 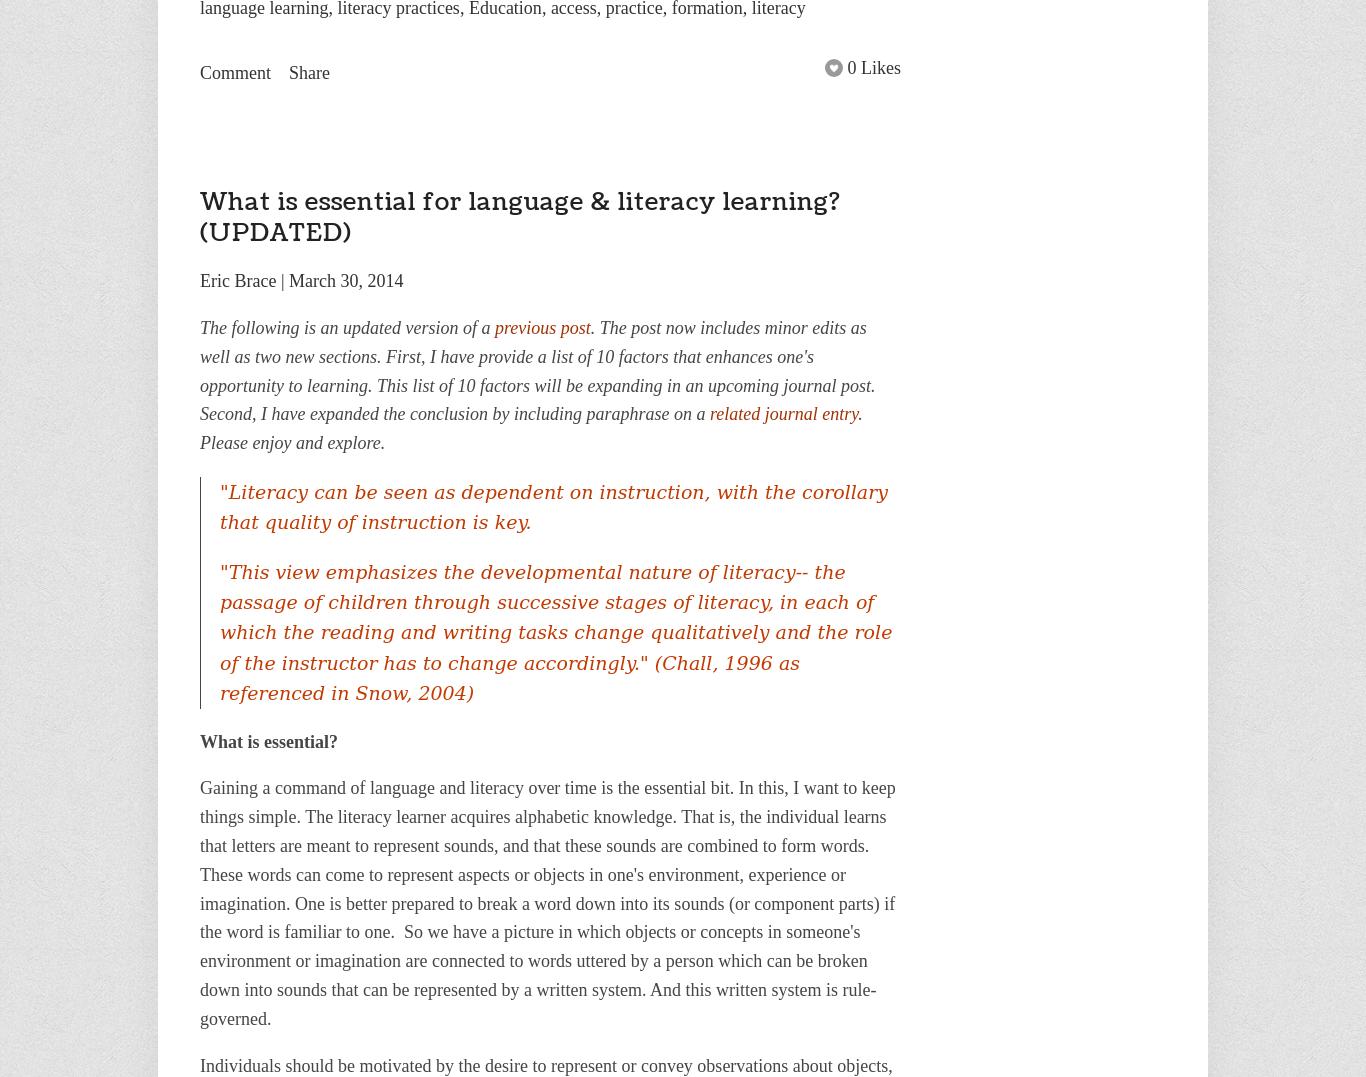 I want to click on 'Gaining a command of language and literacy over time is the essential bit. In this, I want to keep things simple. The literacy learner acquires alphabetic knowledge. That is, the individual learns that letters are meant to represent sounds, and that these sounds are combined to form words. These words can come to represent aspects or objects in one's environment, experience or imagination. One is better prepared to break a word down into its sounds (or component parts) if the word is familiar to one.  So we have a picture in which objects or concepts in someone's environment or imagination are connected to words uttered by a person which can be broken down into sounds that can be represented by a written system. And this written system is rule-governed.', so click(x=547, y=902).